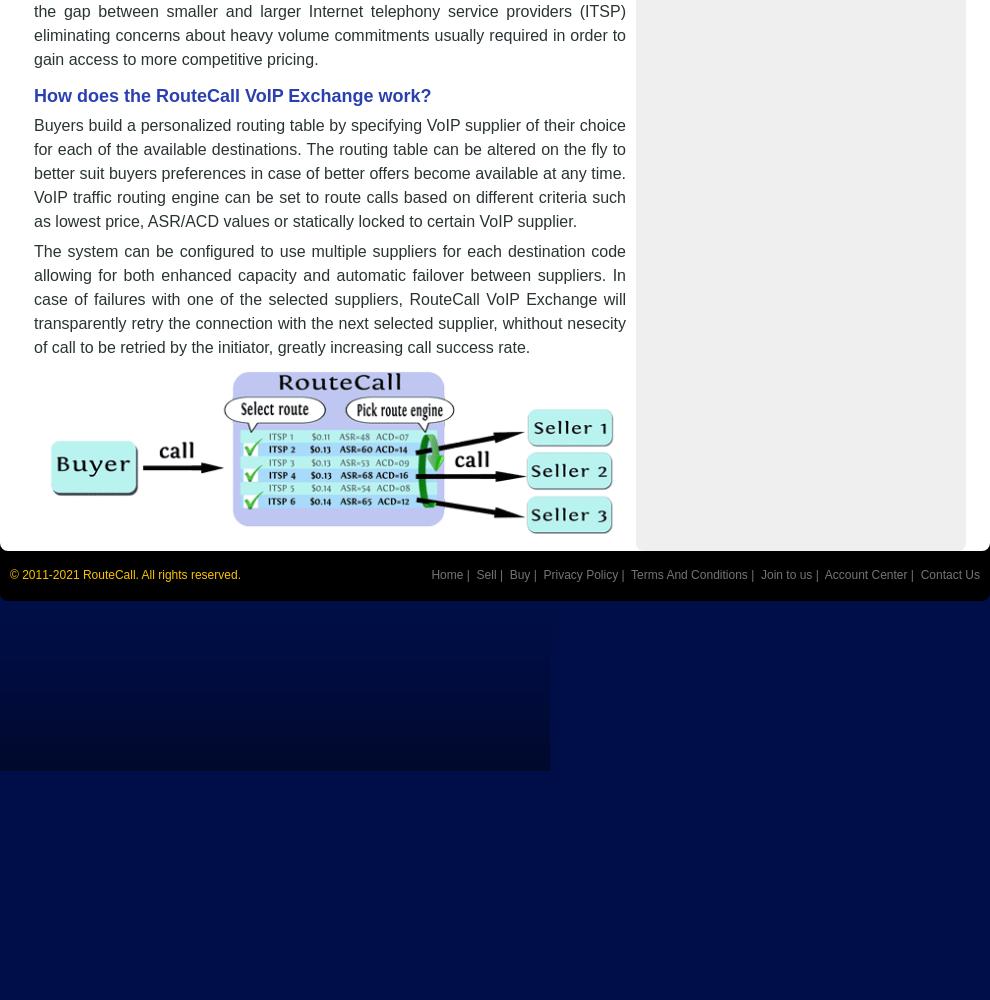 The width and height of the screenshot is (990, 1000). I want to click on 'Home', so click(445, 574).